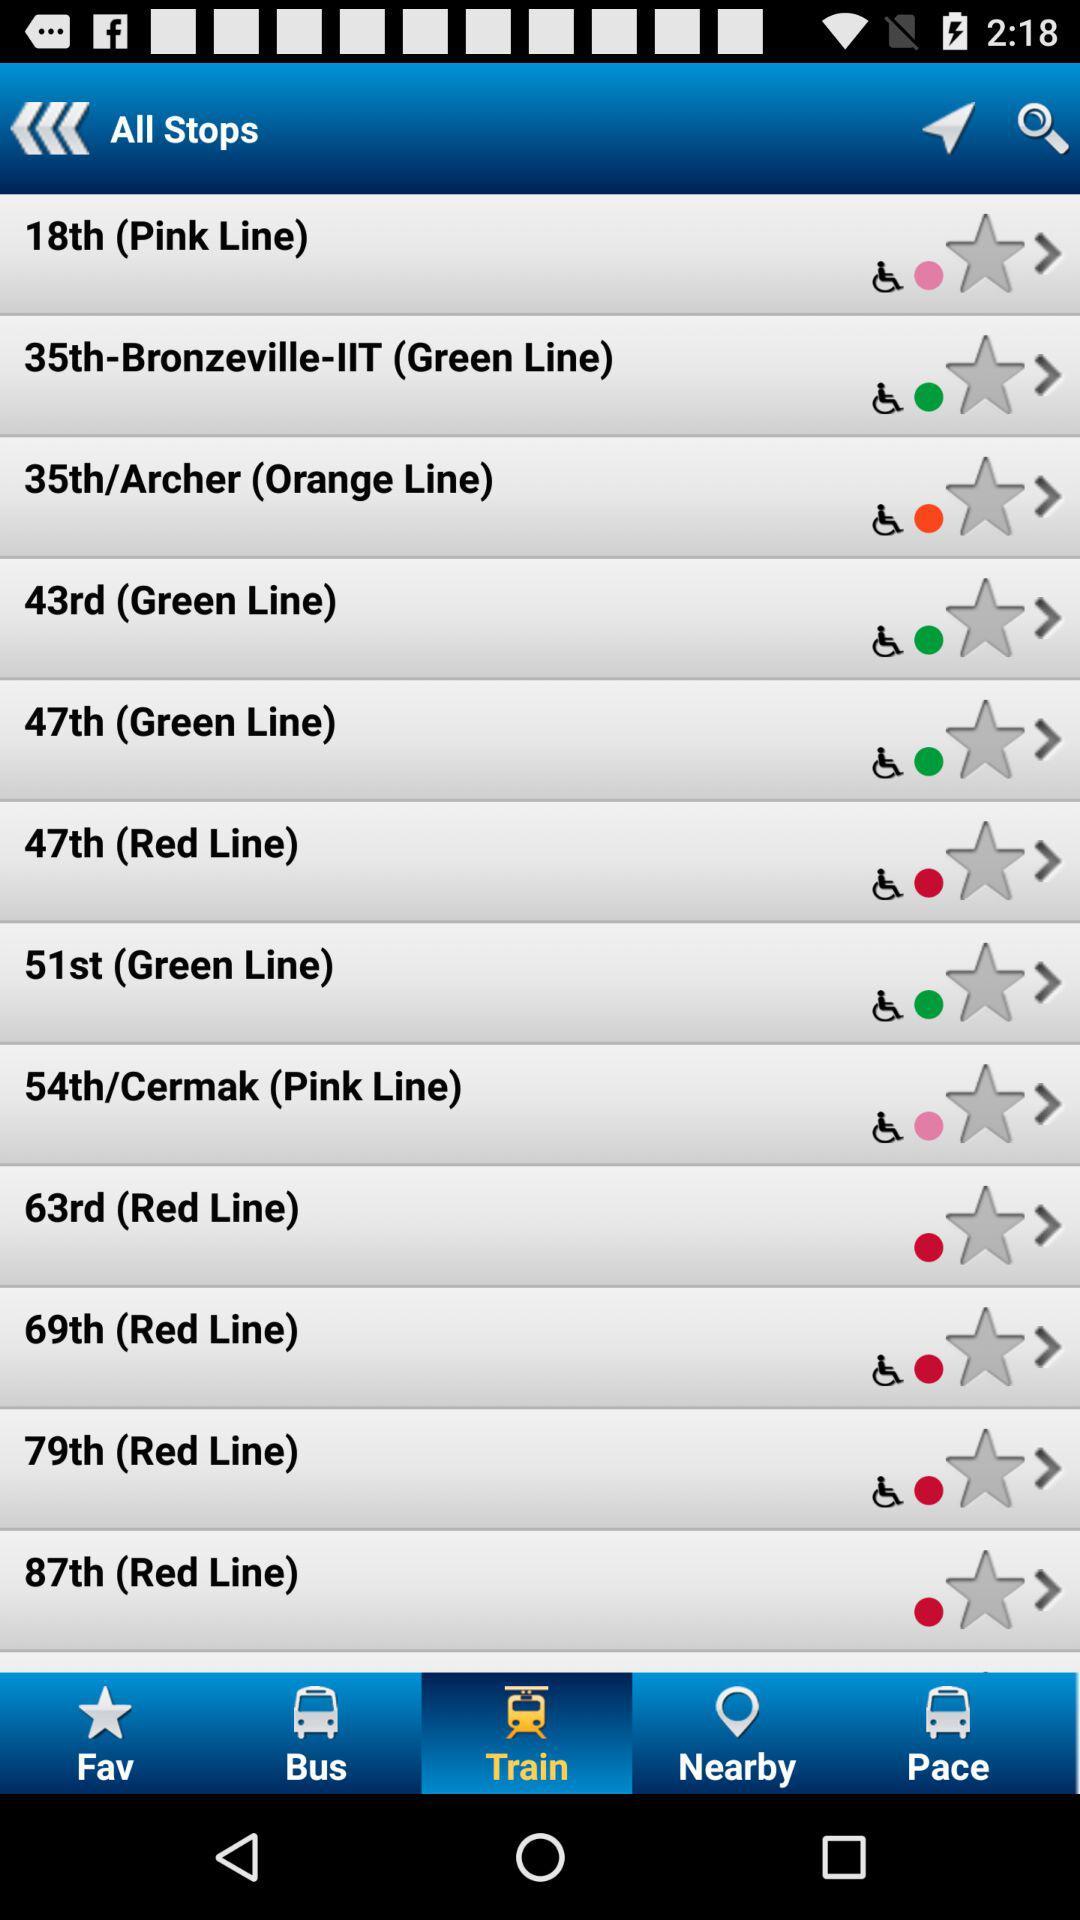 The image size is (1080, 1920). I want to click on route, so click(984, 1468).